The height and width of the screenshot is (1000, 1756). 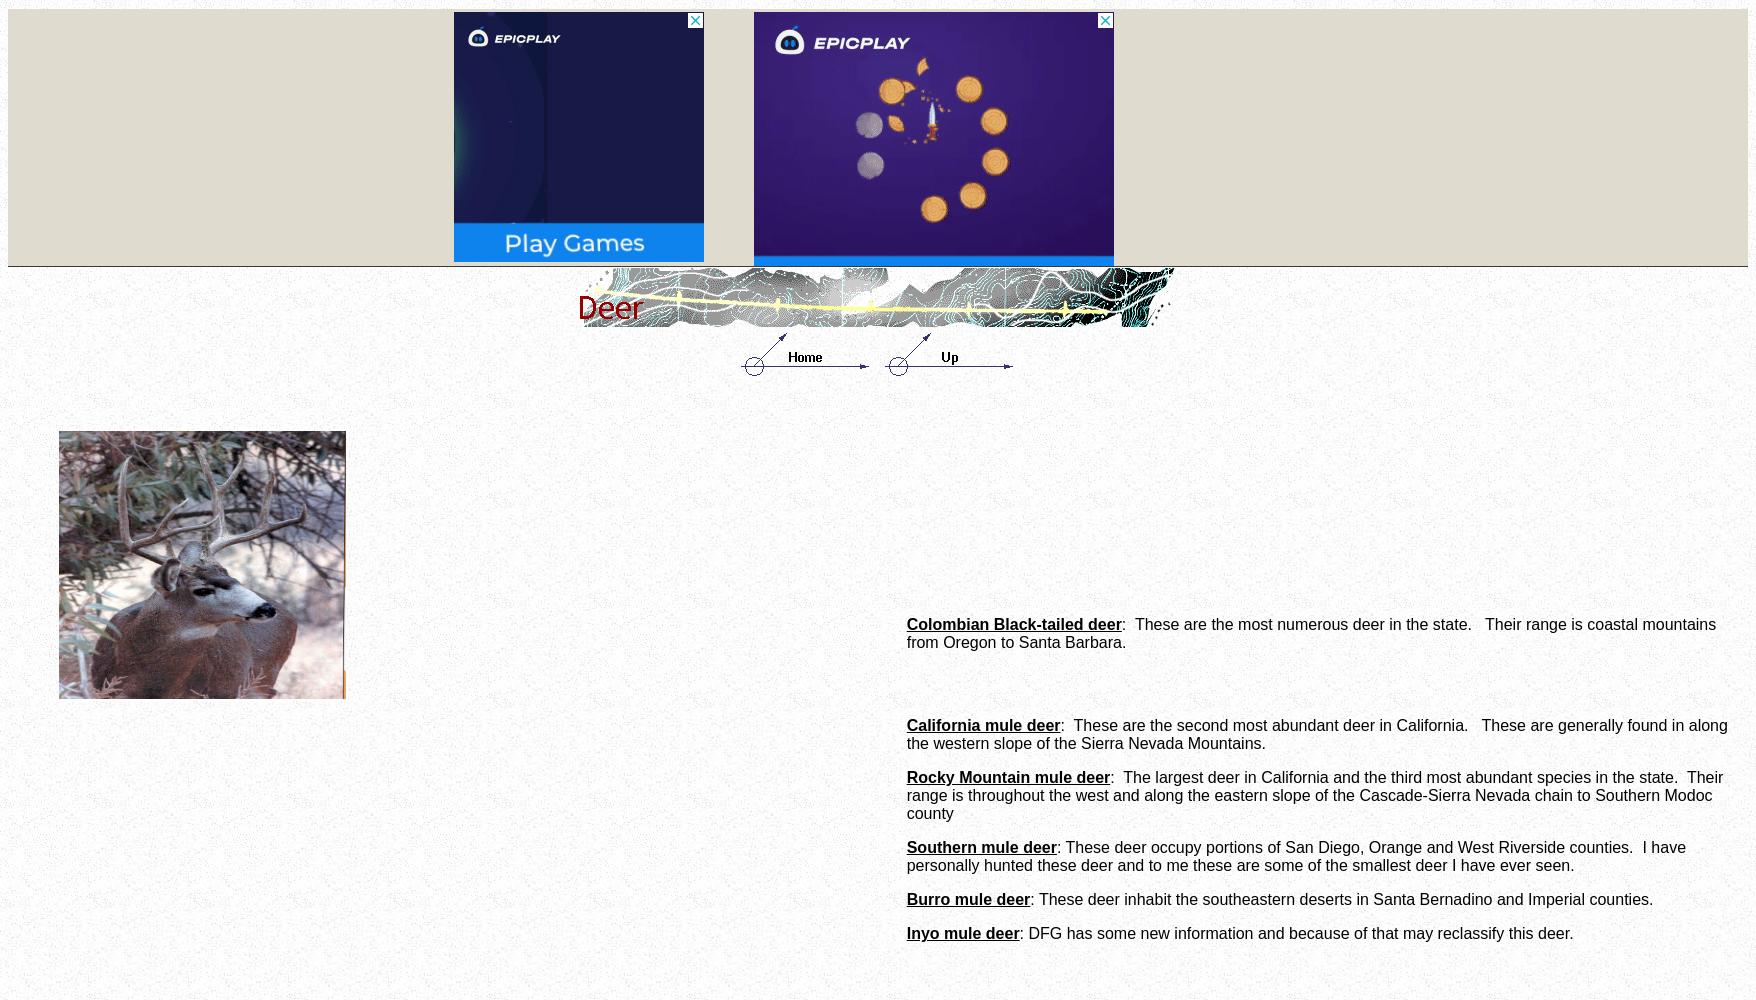 What do you see at coordinates (981, 846) in the screenshot?
I see `'Southern mule deer'` at bounding box center [981, 846].